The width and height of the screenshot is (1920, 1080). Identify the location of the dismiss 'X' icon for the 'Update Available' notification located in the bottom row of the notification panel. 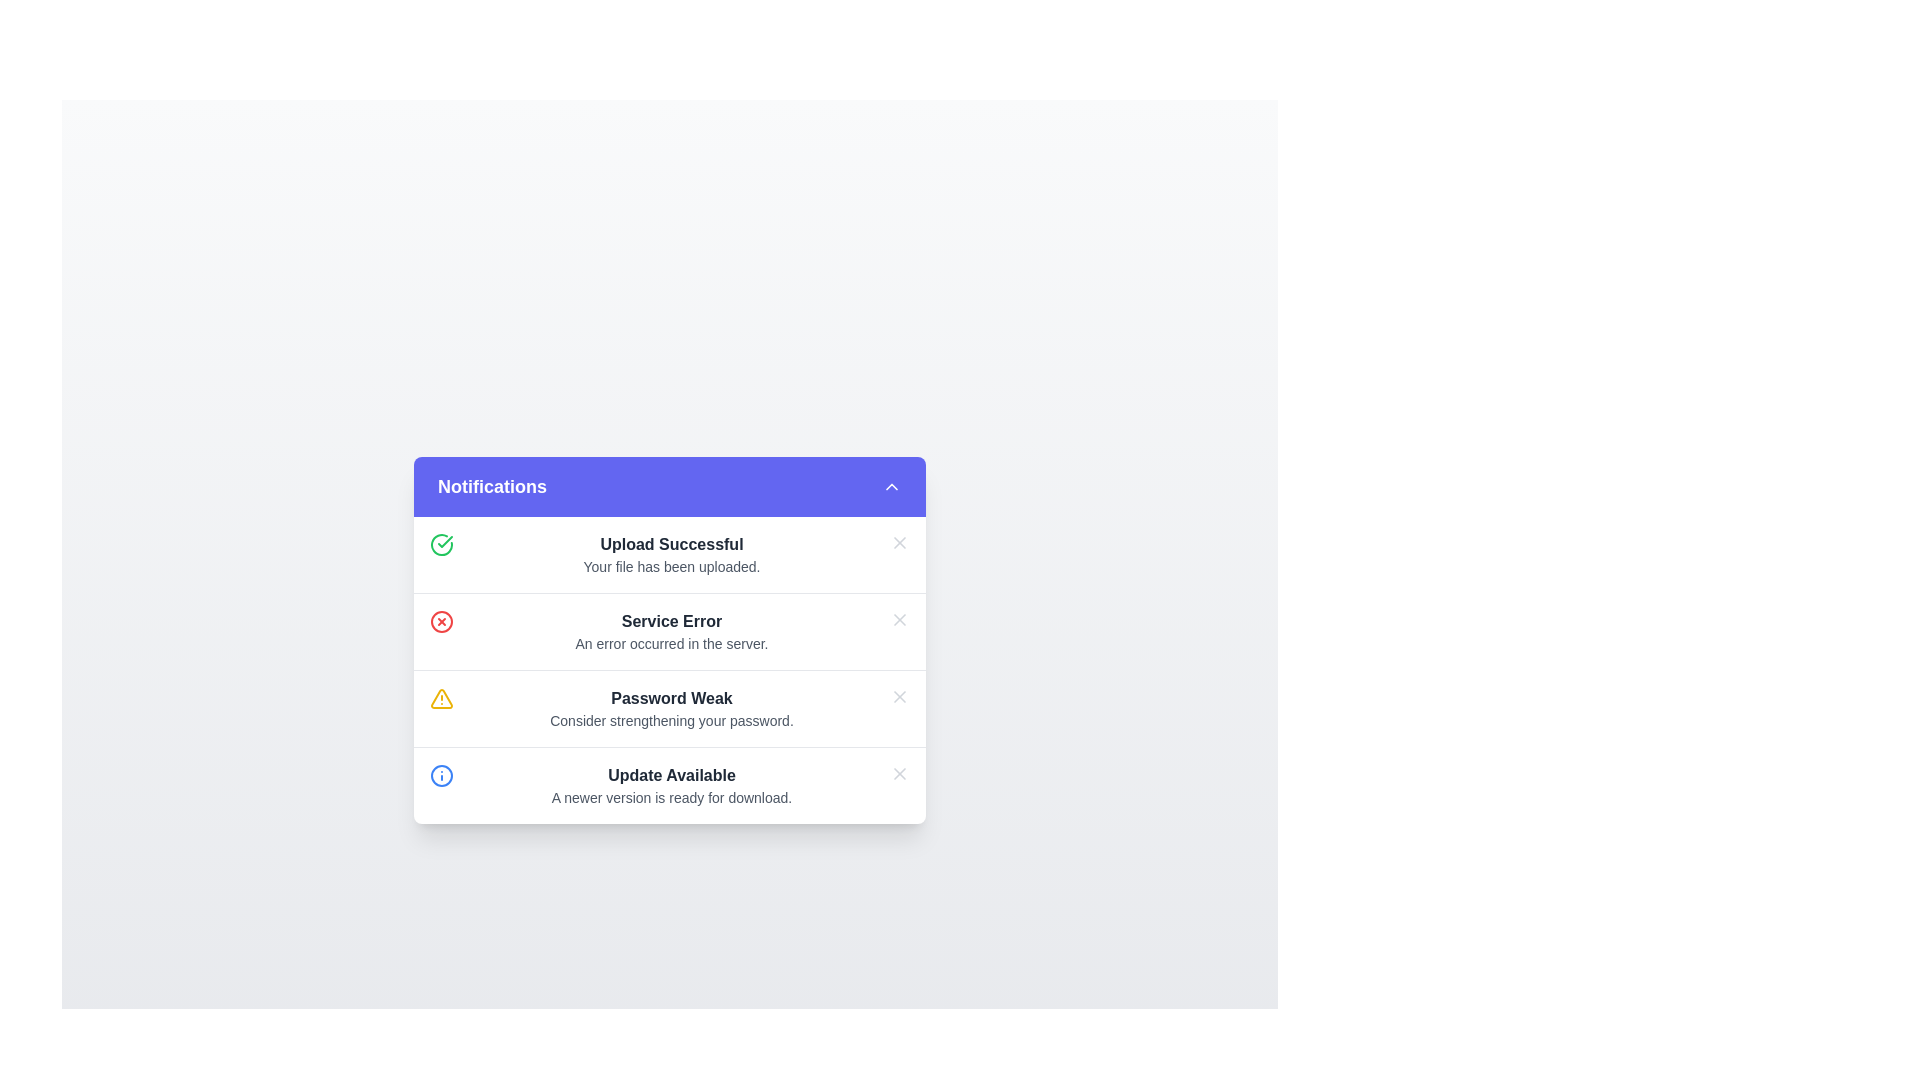
(899, 772).